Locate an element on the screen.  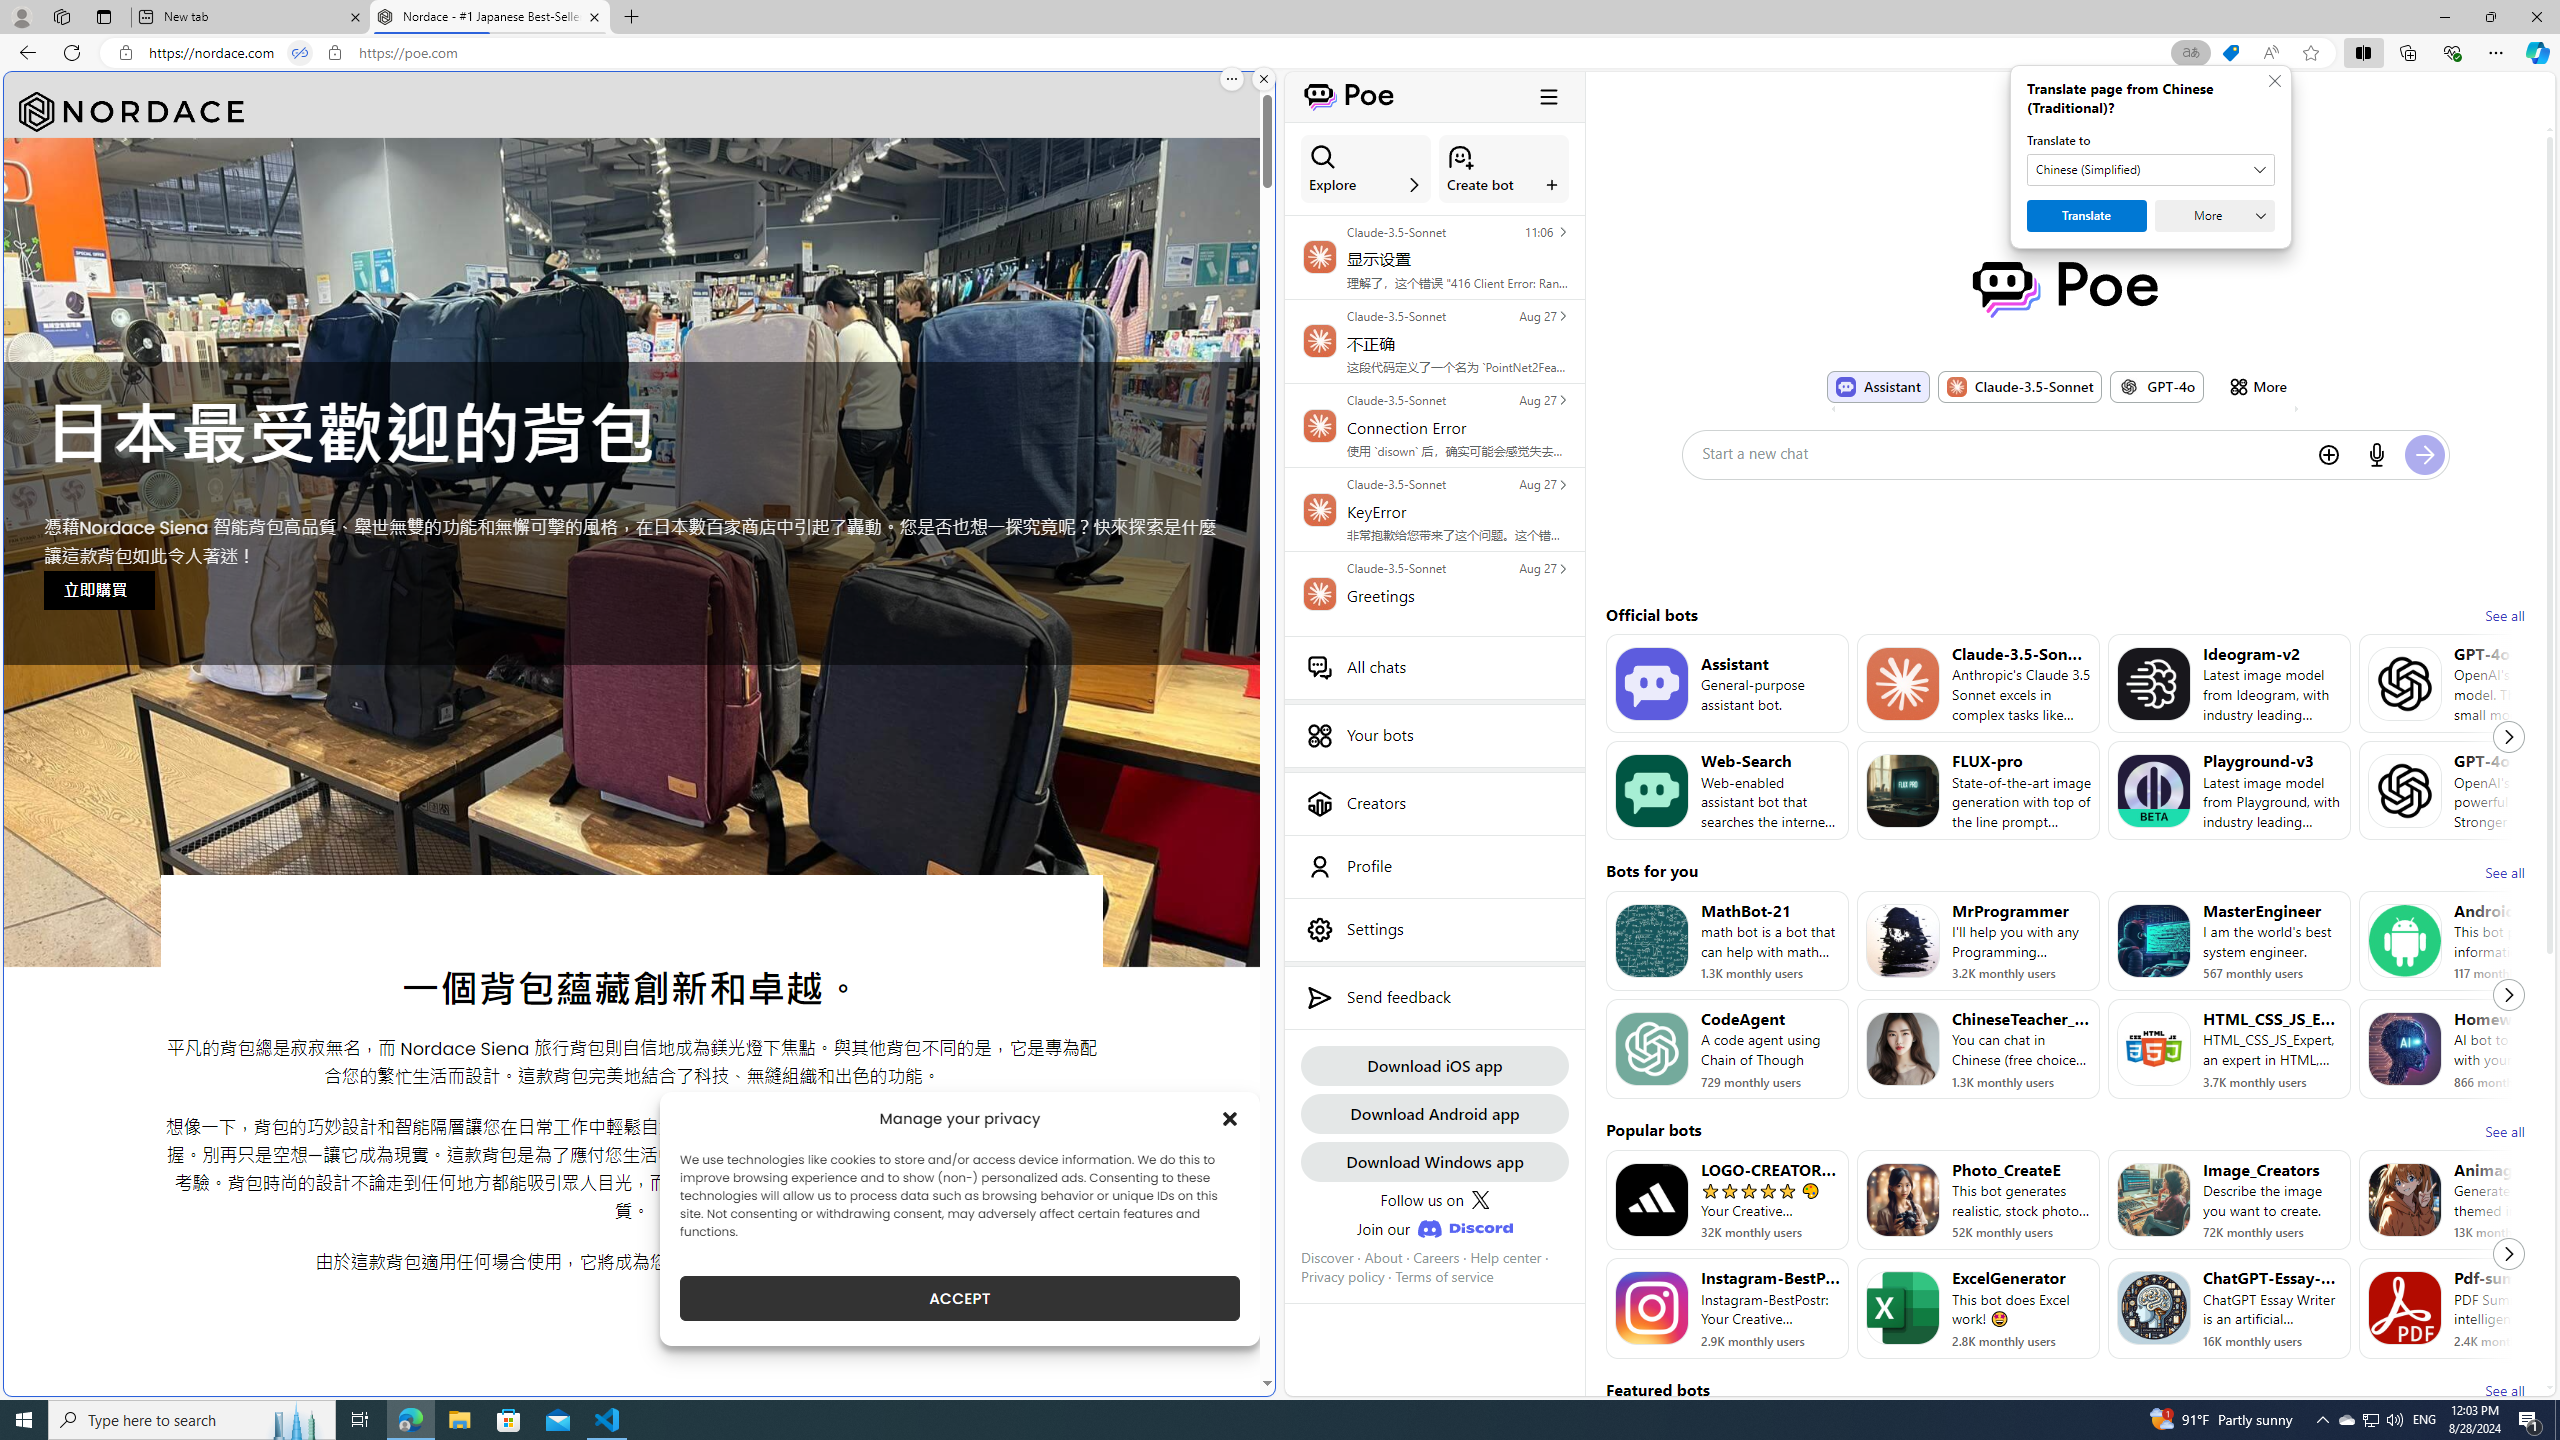
'Bot image for Web-Search' is located at coordinates (1650, 789).